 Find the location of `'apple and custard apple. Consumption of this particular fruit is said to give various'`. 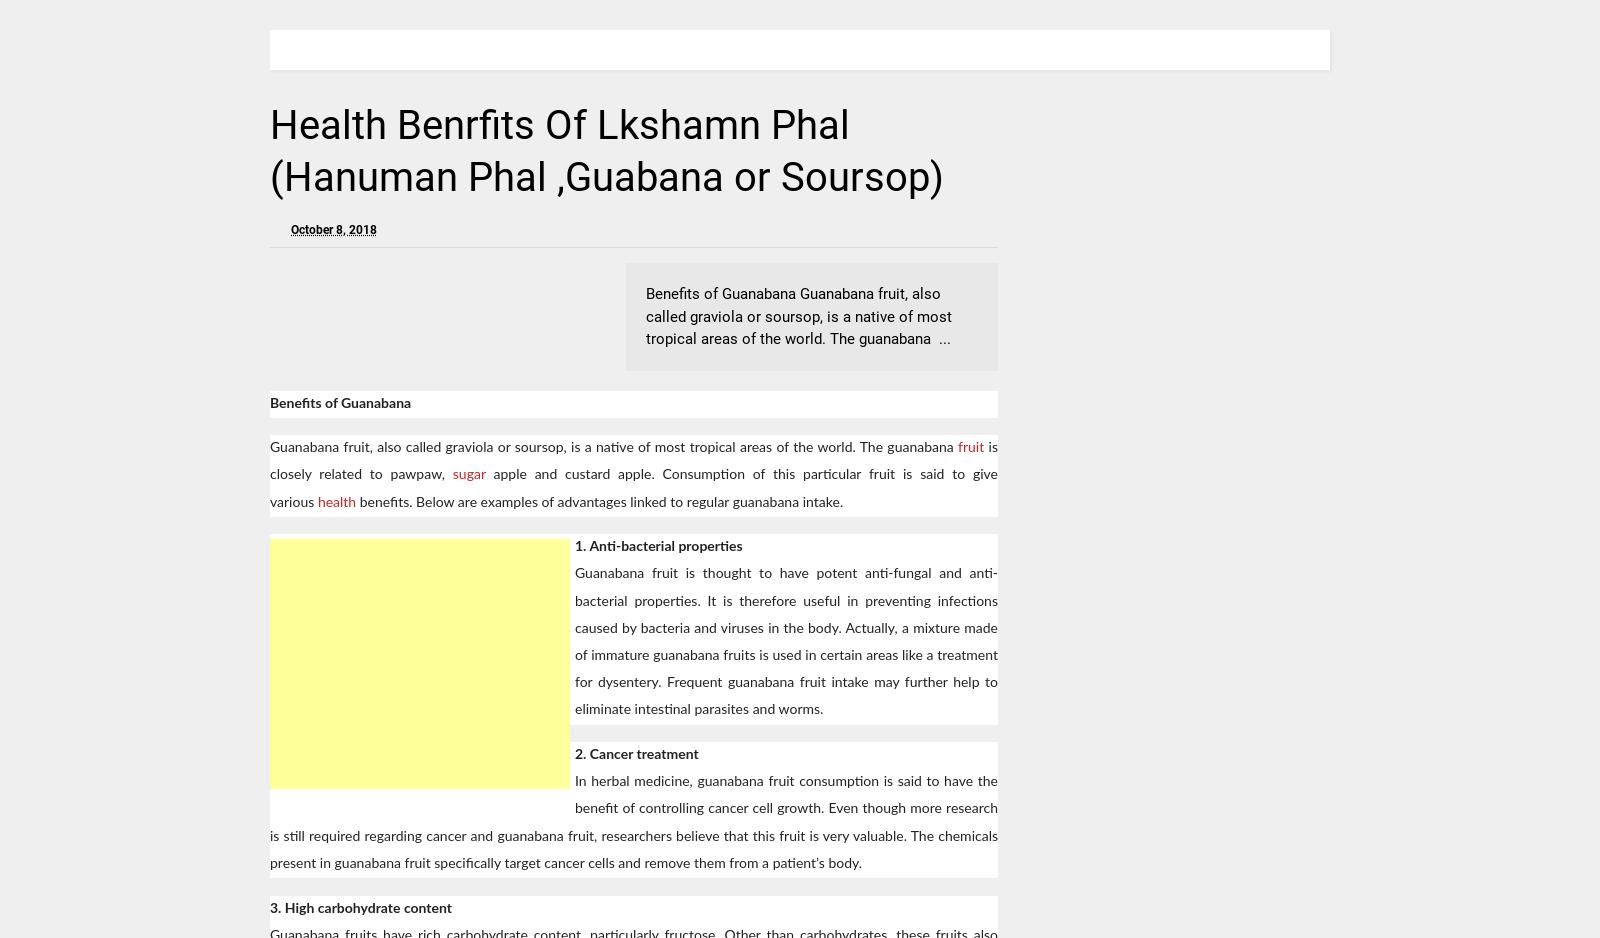

'apple and custard apple. Consumption of this particular fruit is said to give various' is located at coordinates (633, 488).